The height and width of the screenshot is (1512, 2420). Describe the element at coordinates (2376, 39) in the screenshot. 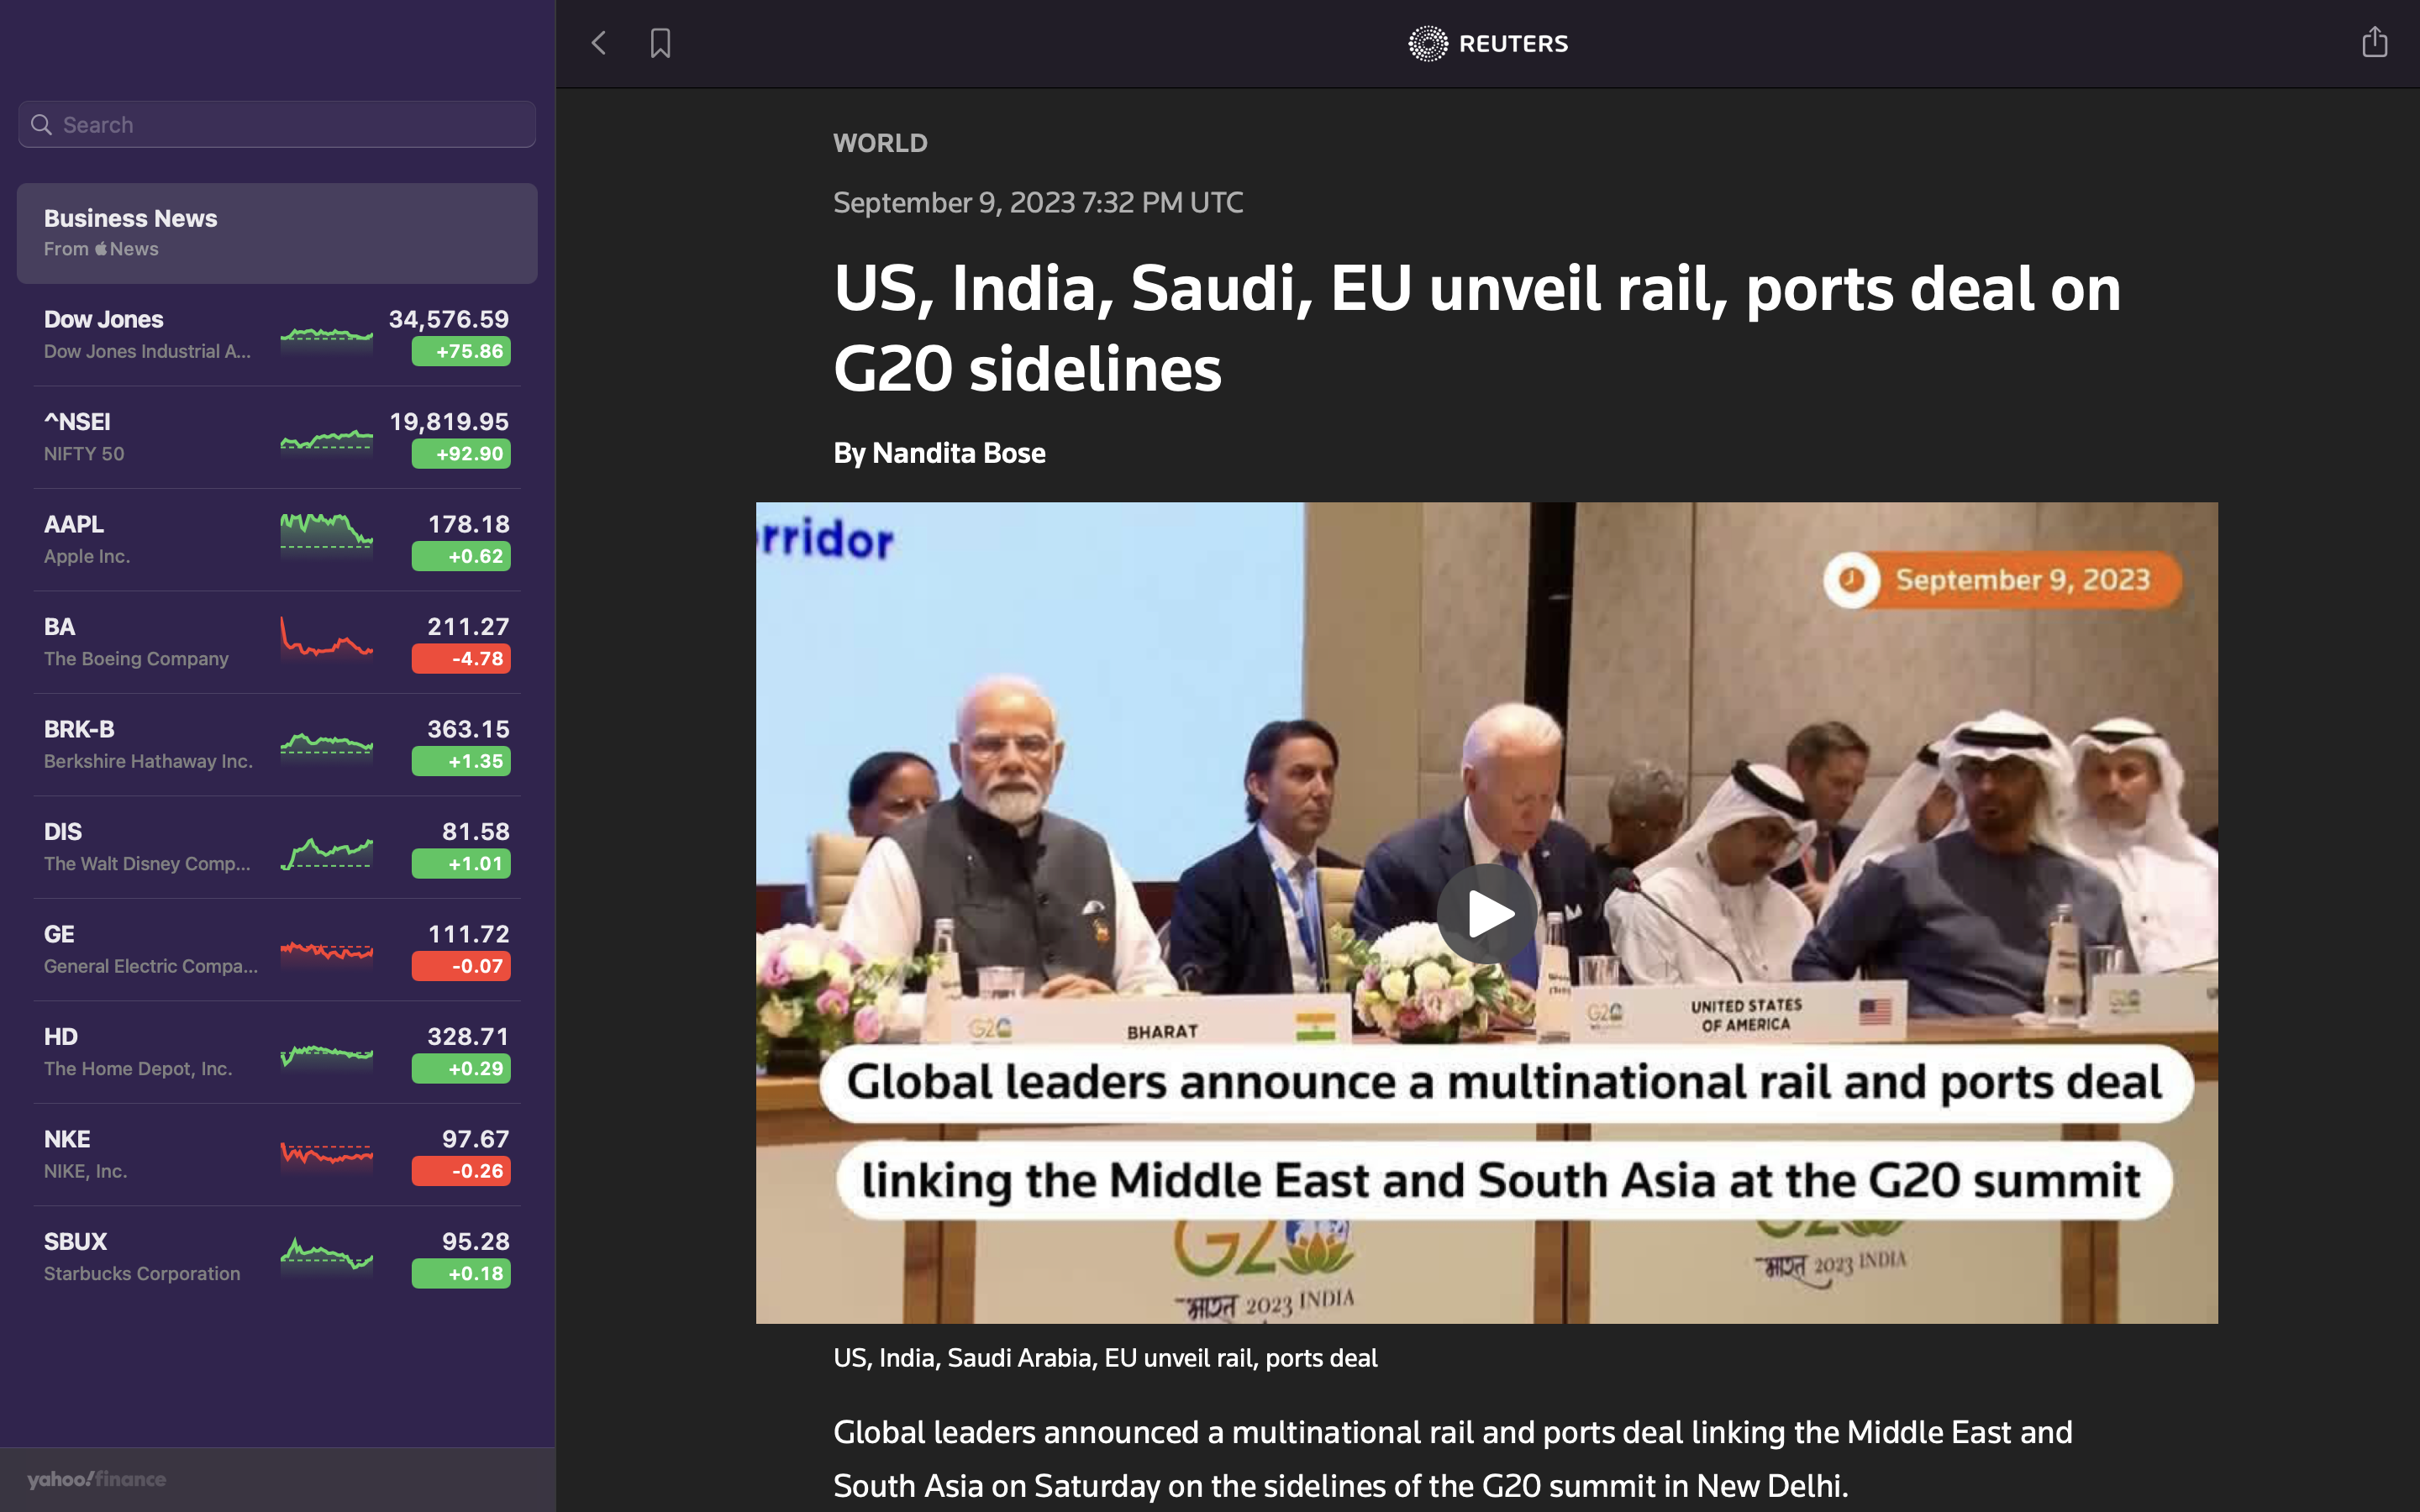

I see `By using the share icon, launch the story on Safari browser` at that location.